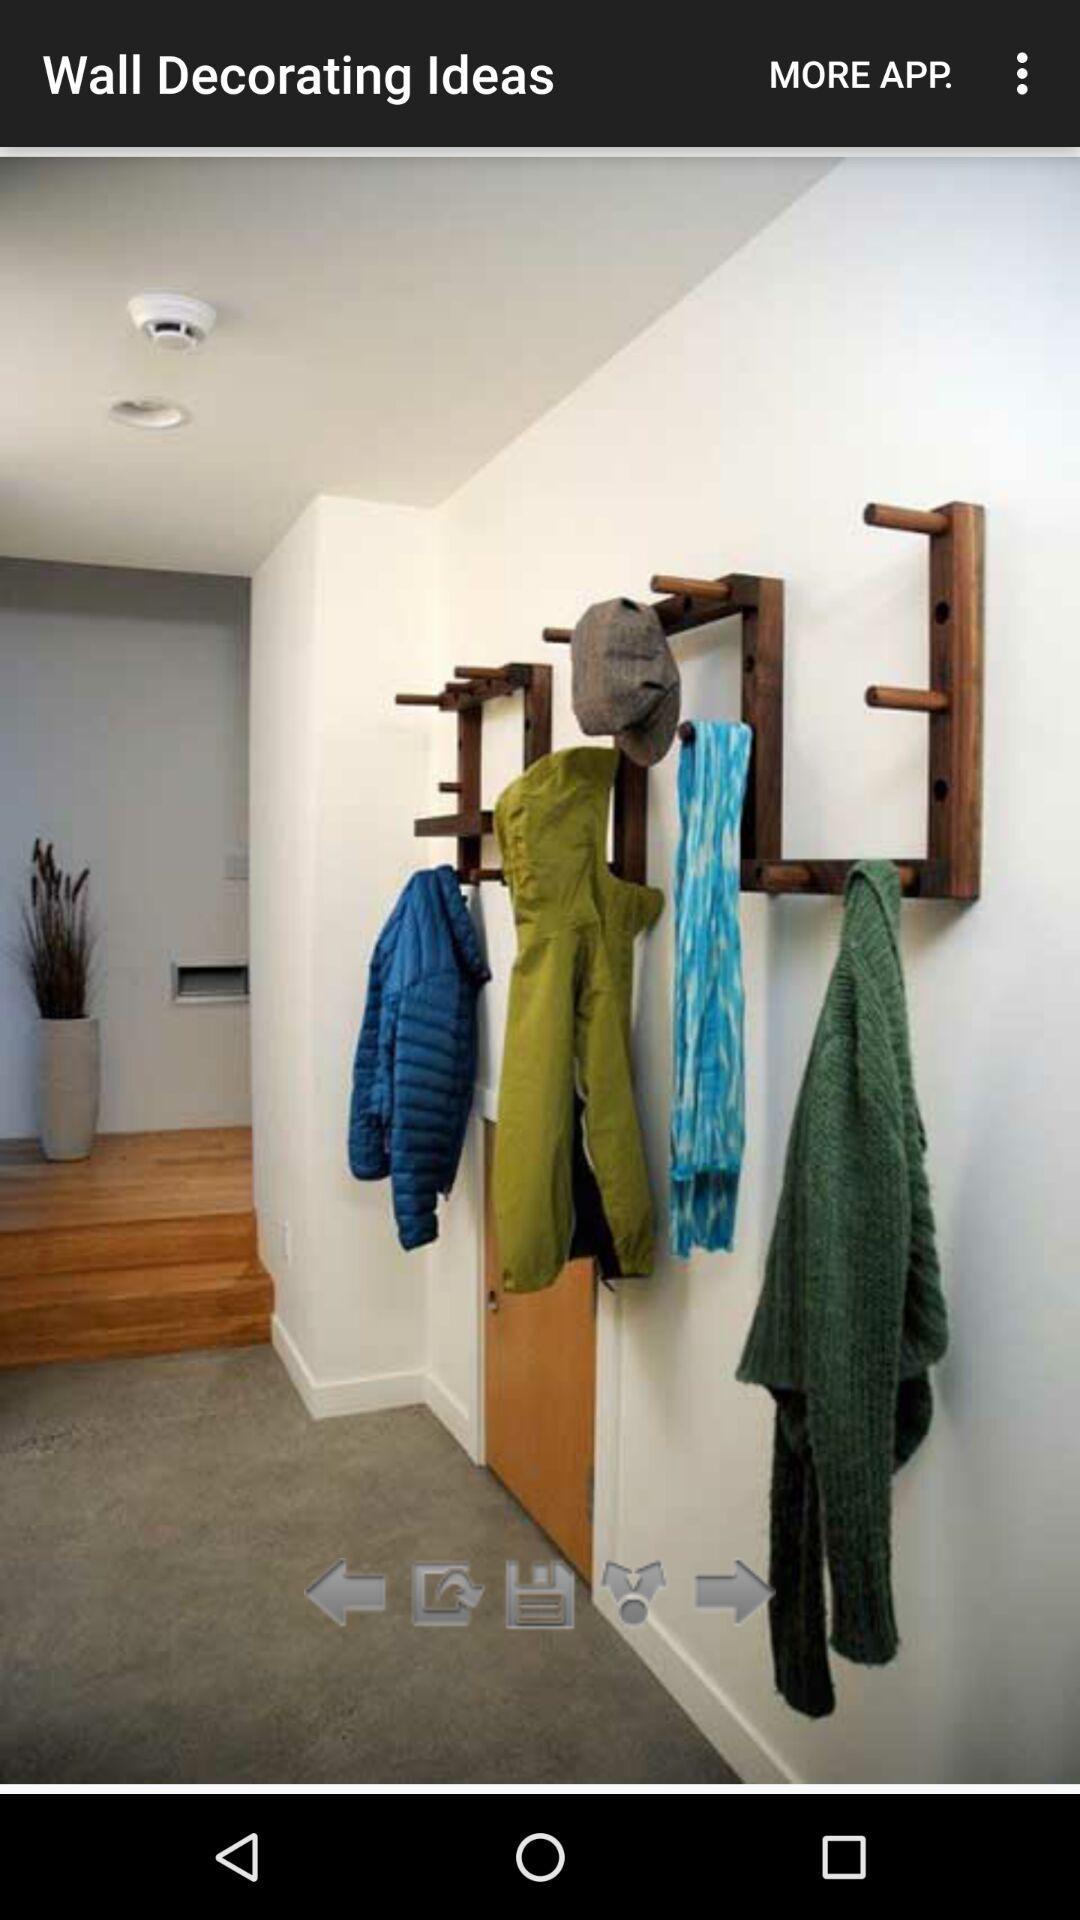  What do you see at coordinates (860, 73) in the screenshot?
I see `the app next to the wall decorating ideas icon` at bounding box center [860, 73].